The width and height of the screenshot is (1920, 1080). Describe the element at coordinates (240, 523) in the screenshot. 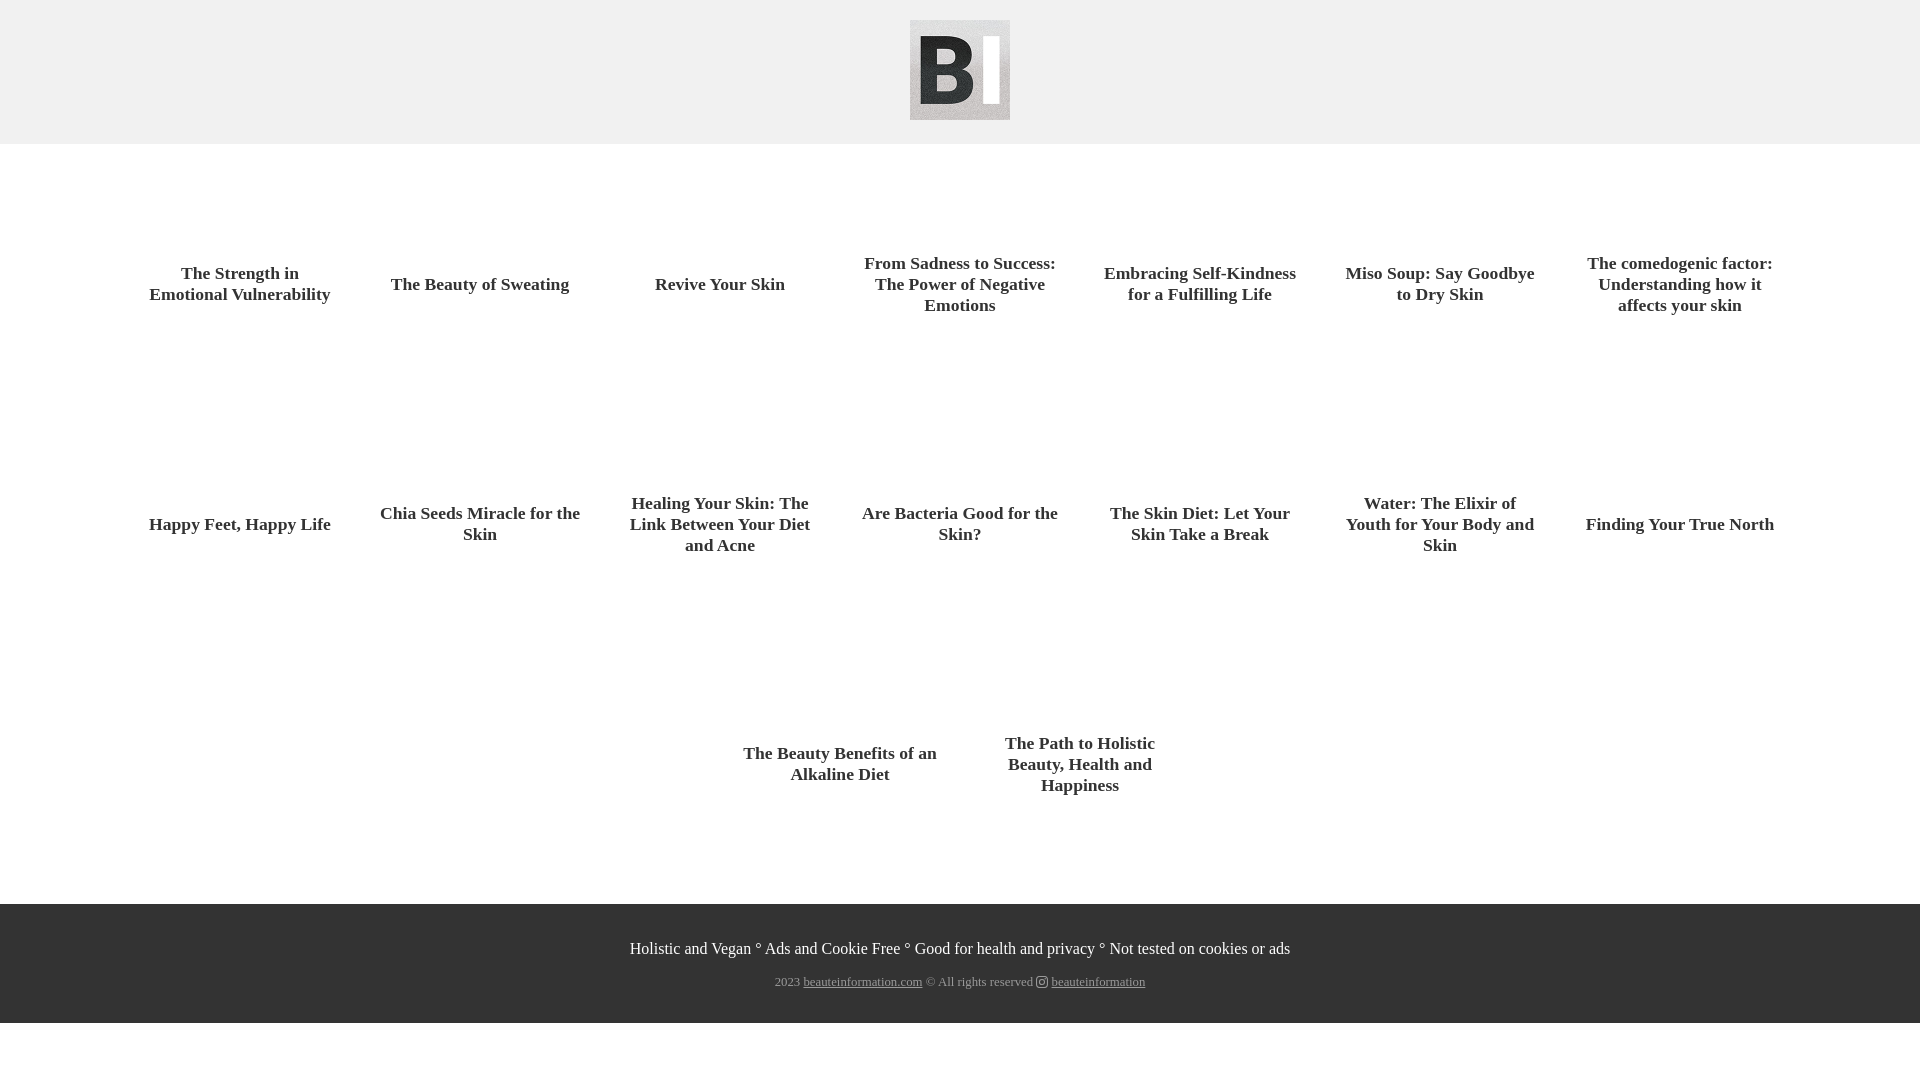

I see `'Happy Feet, Happy Life'` at that location.